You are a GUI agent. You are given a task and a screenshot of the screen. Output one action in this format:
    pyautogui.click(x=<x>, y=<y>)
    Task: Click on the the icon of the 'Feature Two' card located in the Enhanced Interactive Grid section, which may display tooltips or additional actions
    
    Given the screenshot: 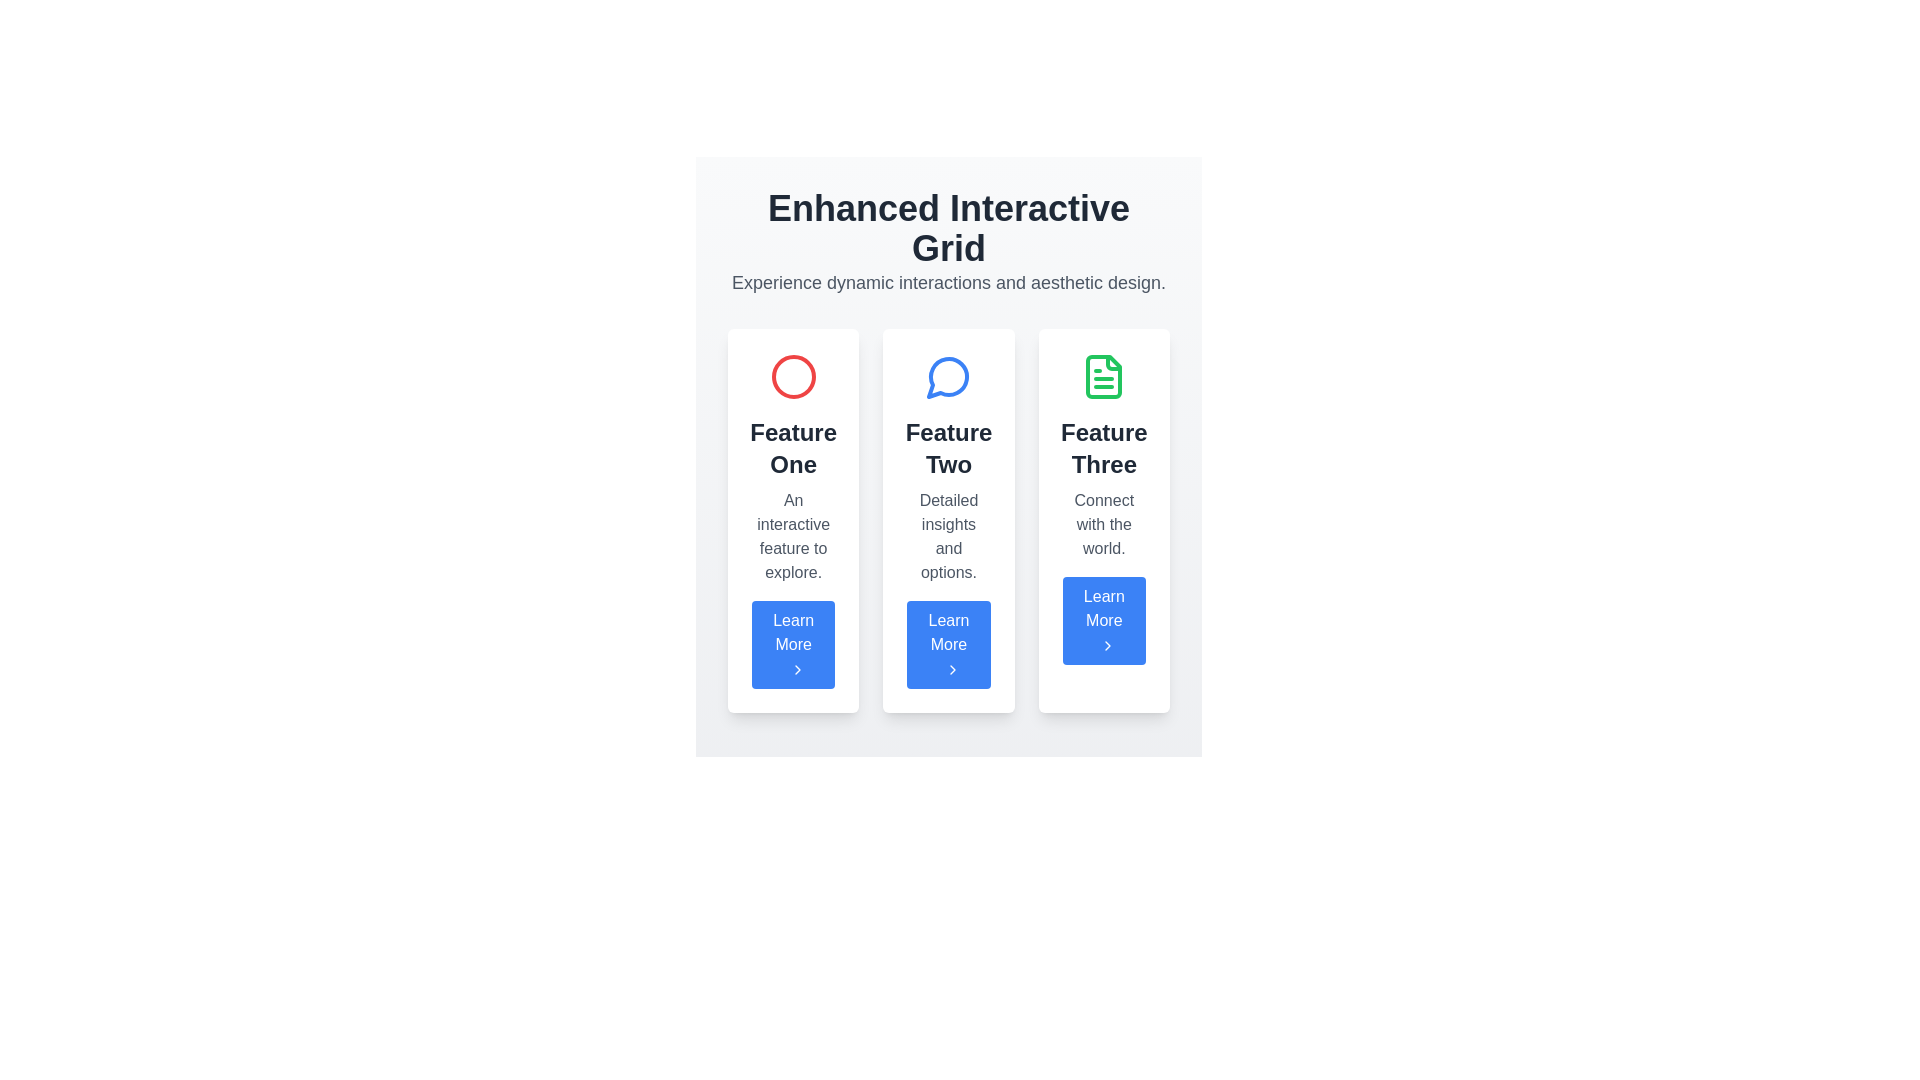 What is the action you would take?
    pyautogui.click(x=948, y=519)
    